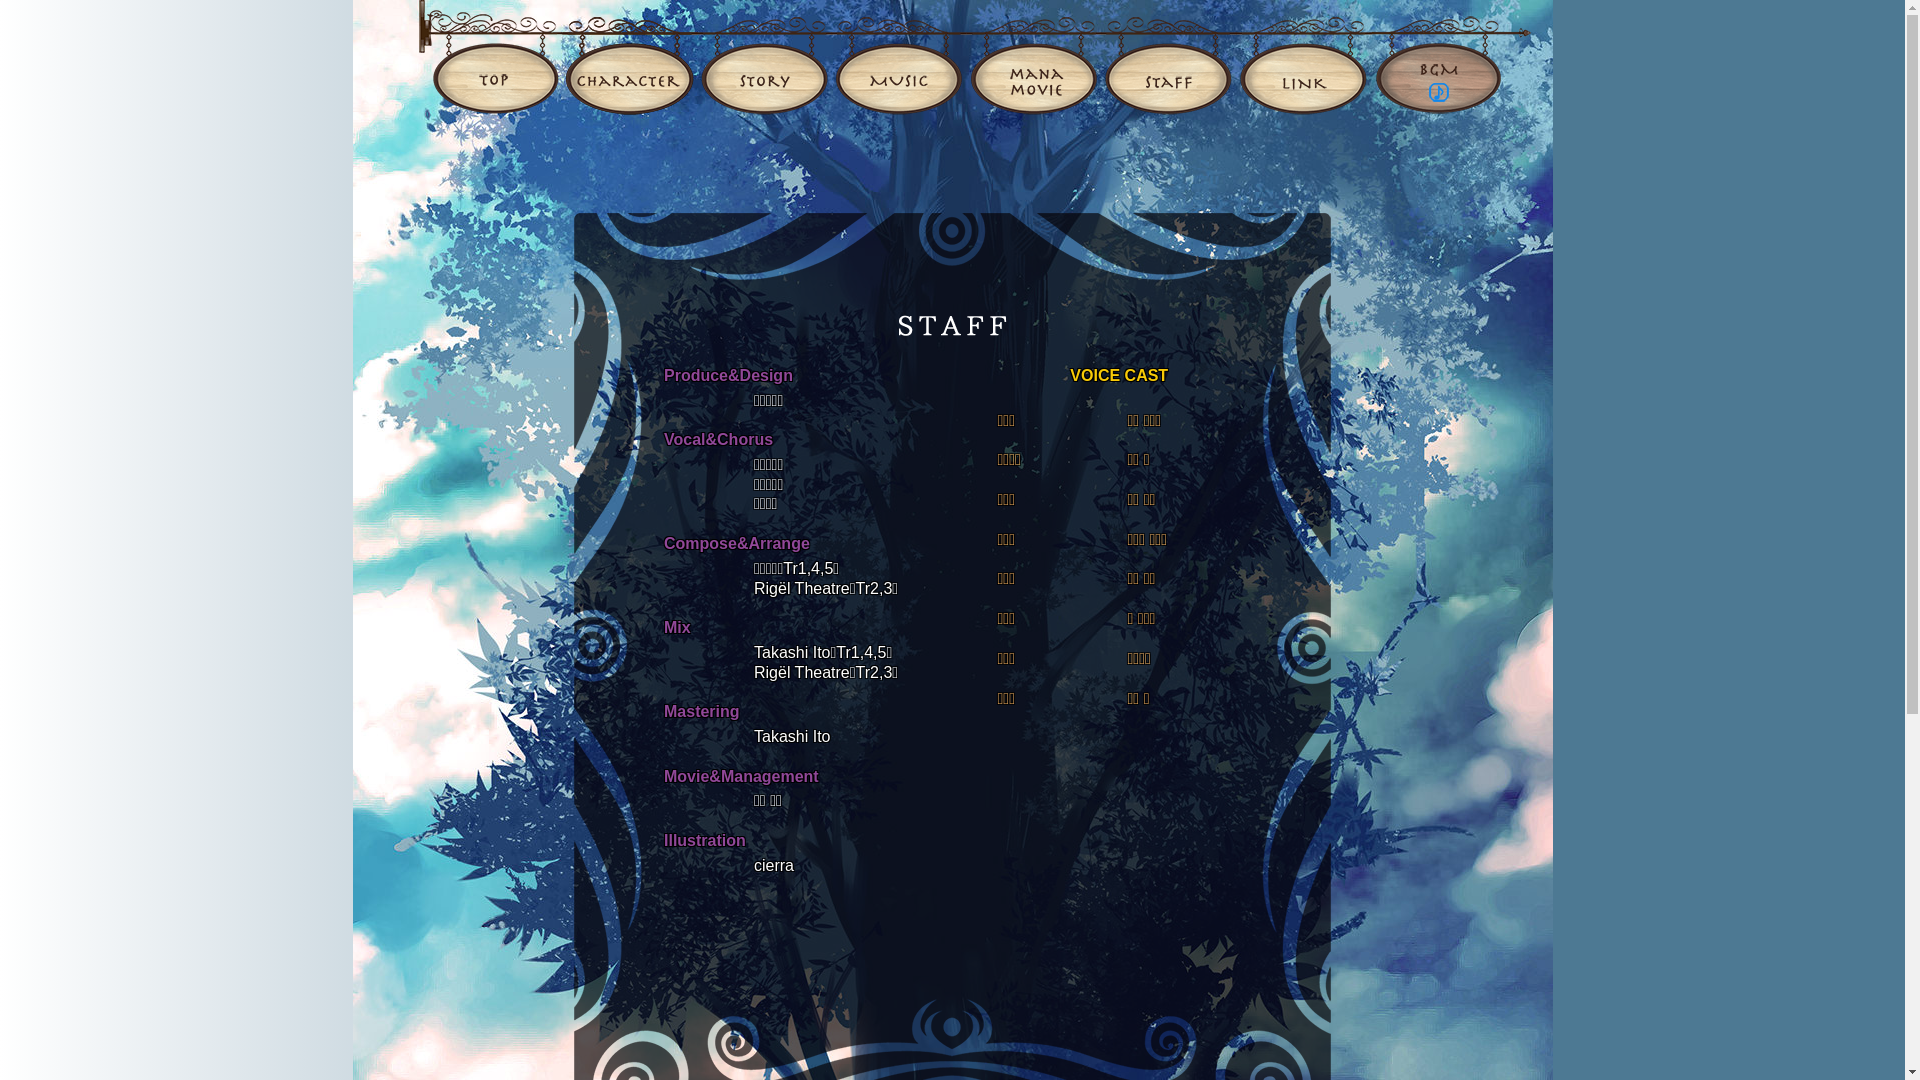  Describe the element at coordinates (1449, 56) in the screenshot. I see `'BGM'` at that location.